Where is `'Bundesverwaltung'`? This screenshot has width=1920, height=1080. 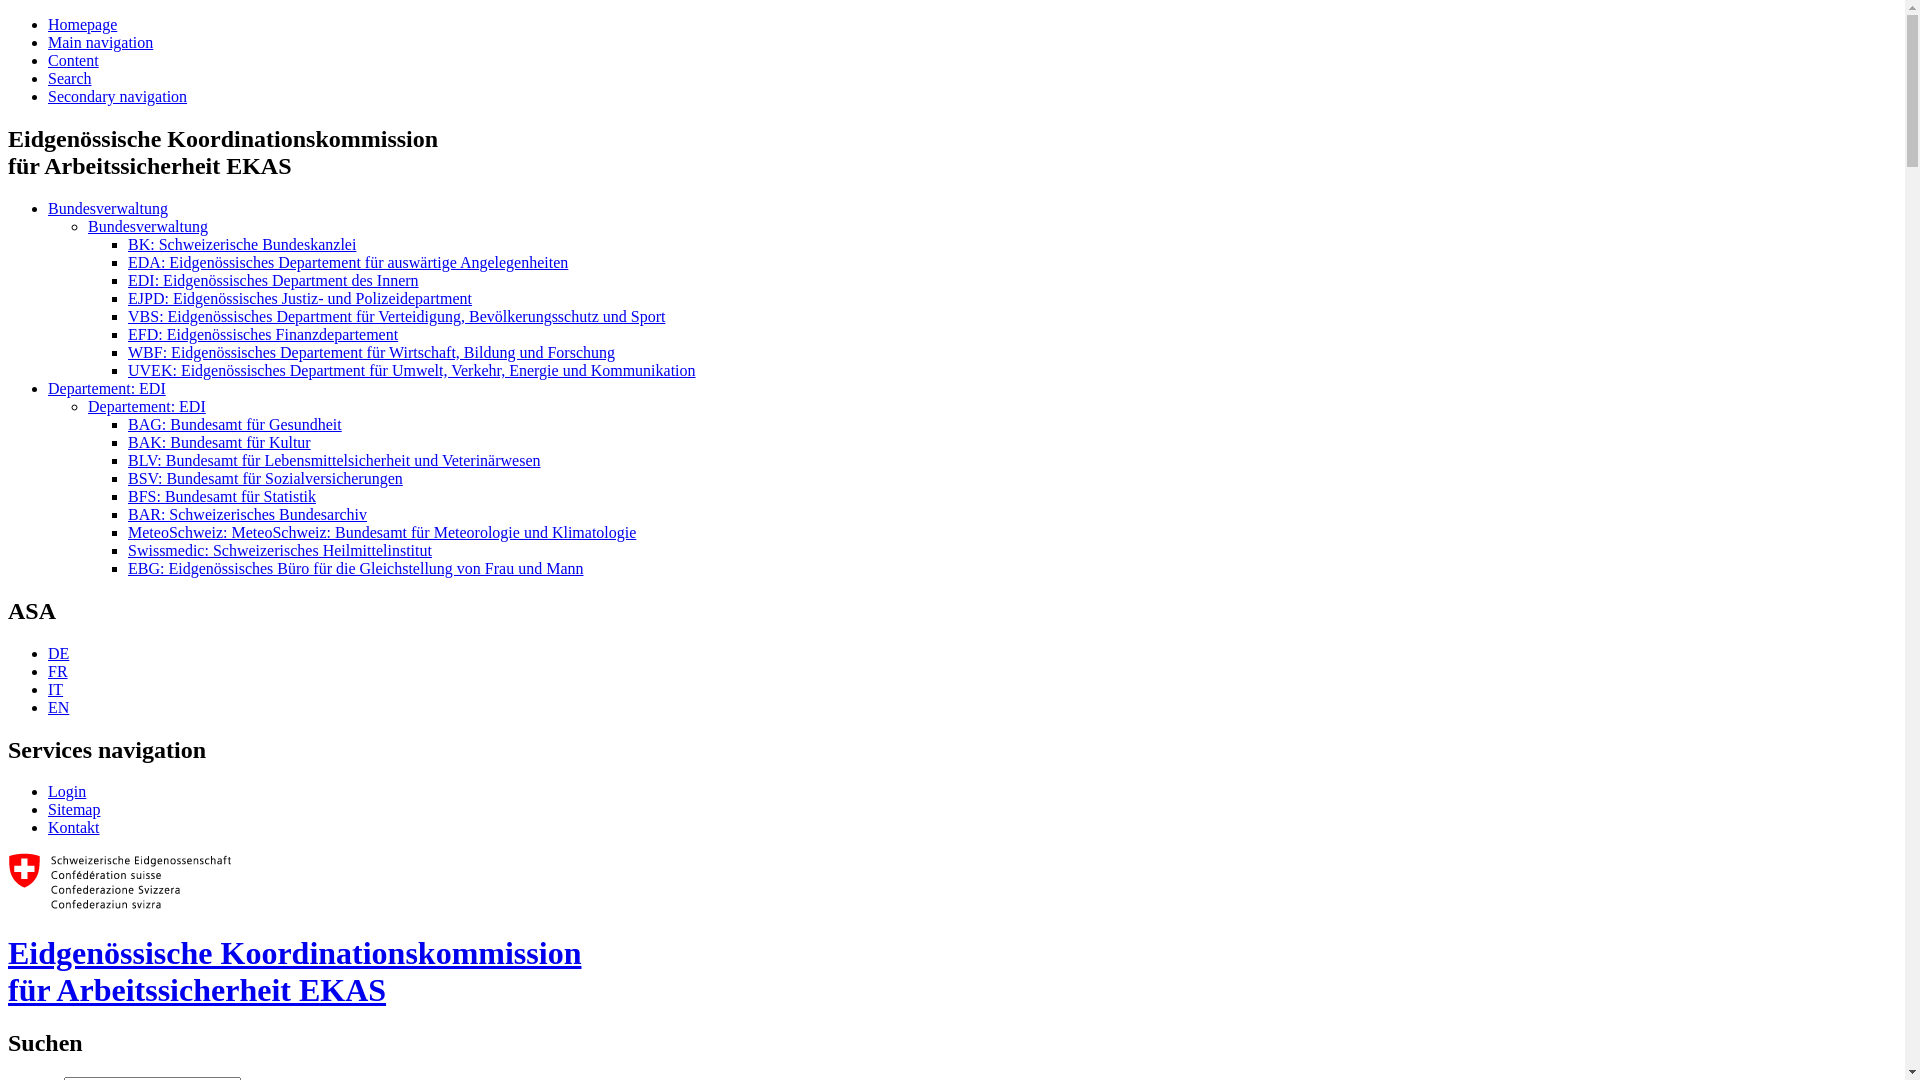
'Bundesverwaltung' is located at coordinates (147, 225).